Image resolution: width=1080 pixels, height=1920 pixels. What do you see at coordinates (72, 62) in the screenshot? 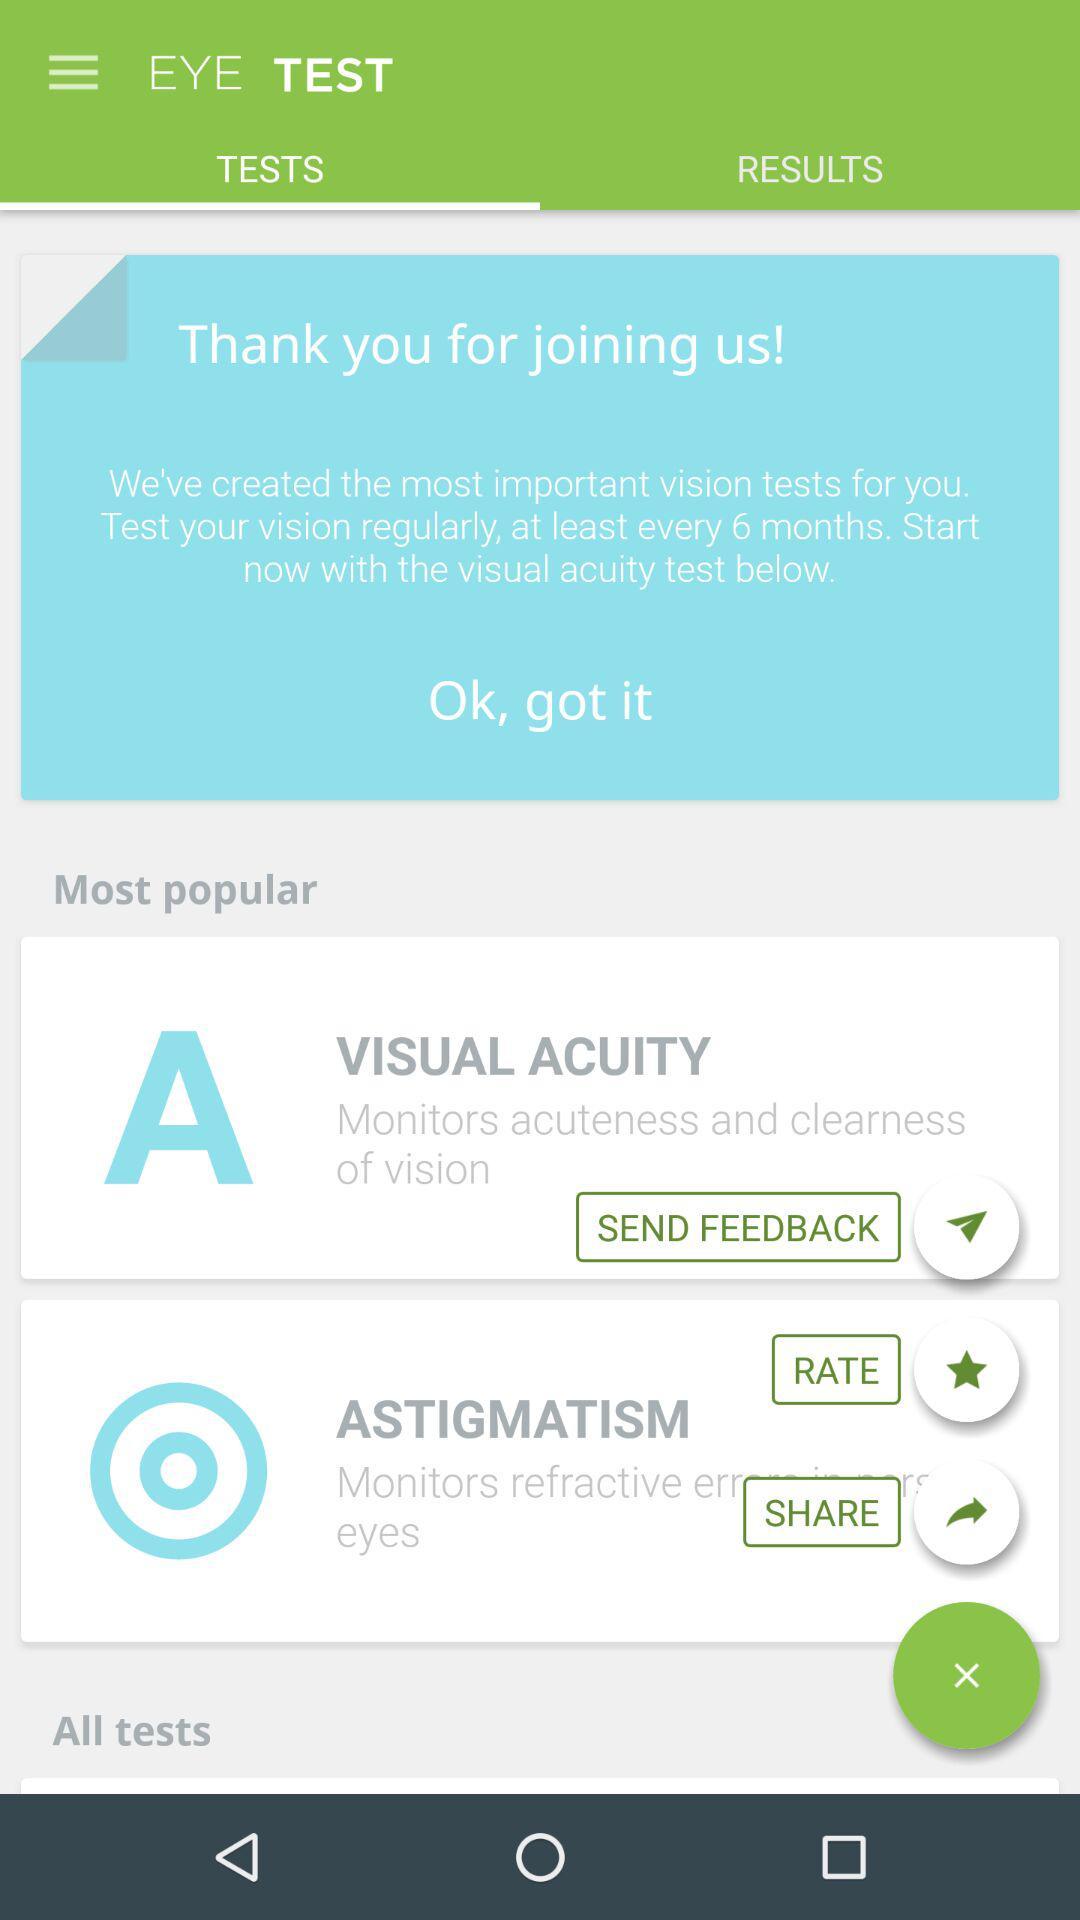
I see `the icon to the left of the eye` at bounding box center [72, 62].